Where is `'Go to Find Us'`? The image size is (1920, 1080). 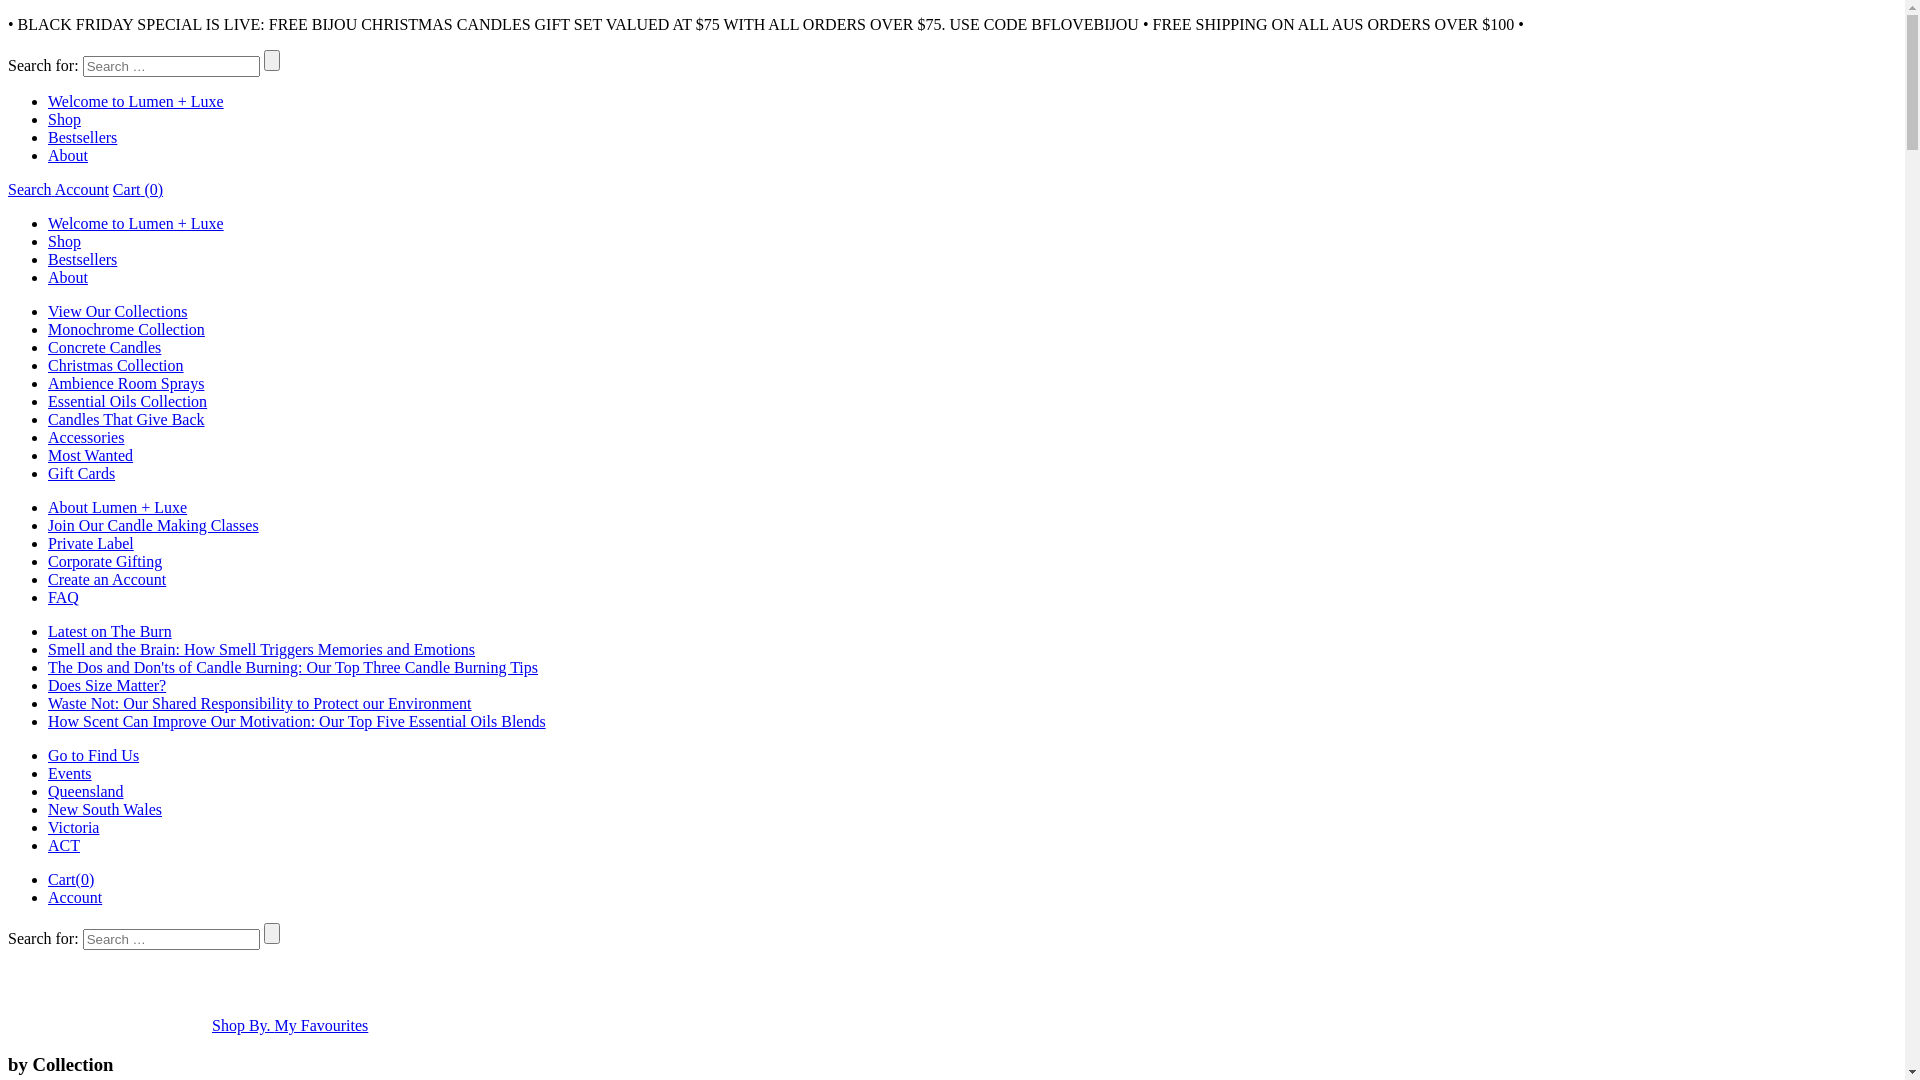
'Go to Find Us' is located at coordinates (92, 755).